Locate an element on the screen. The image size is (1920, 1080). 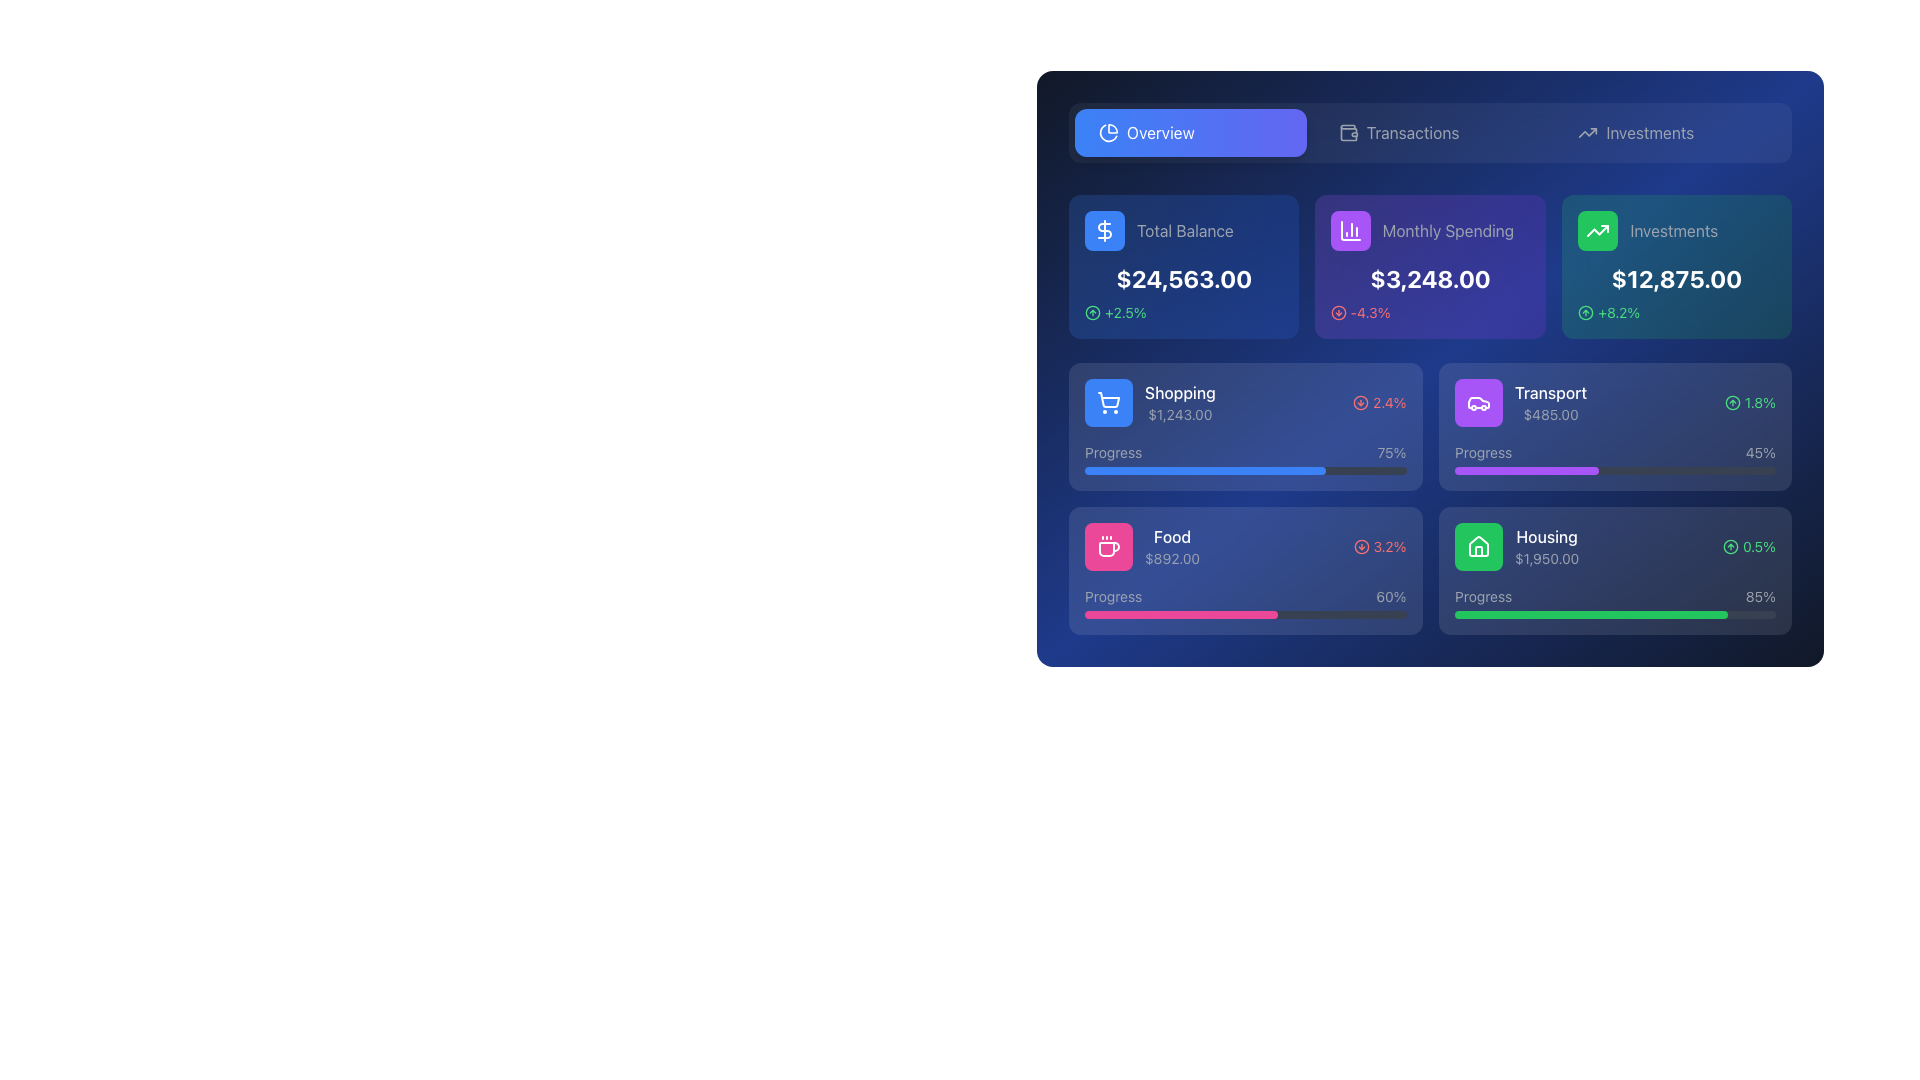
the text label displaying the word 'Food' in white font on a pink background is located at coordinates (1172, 535).